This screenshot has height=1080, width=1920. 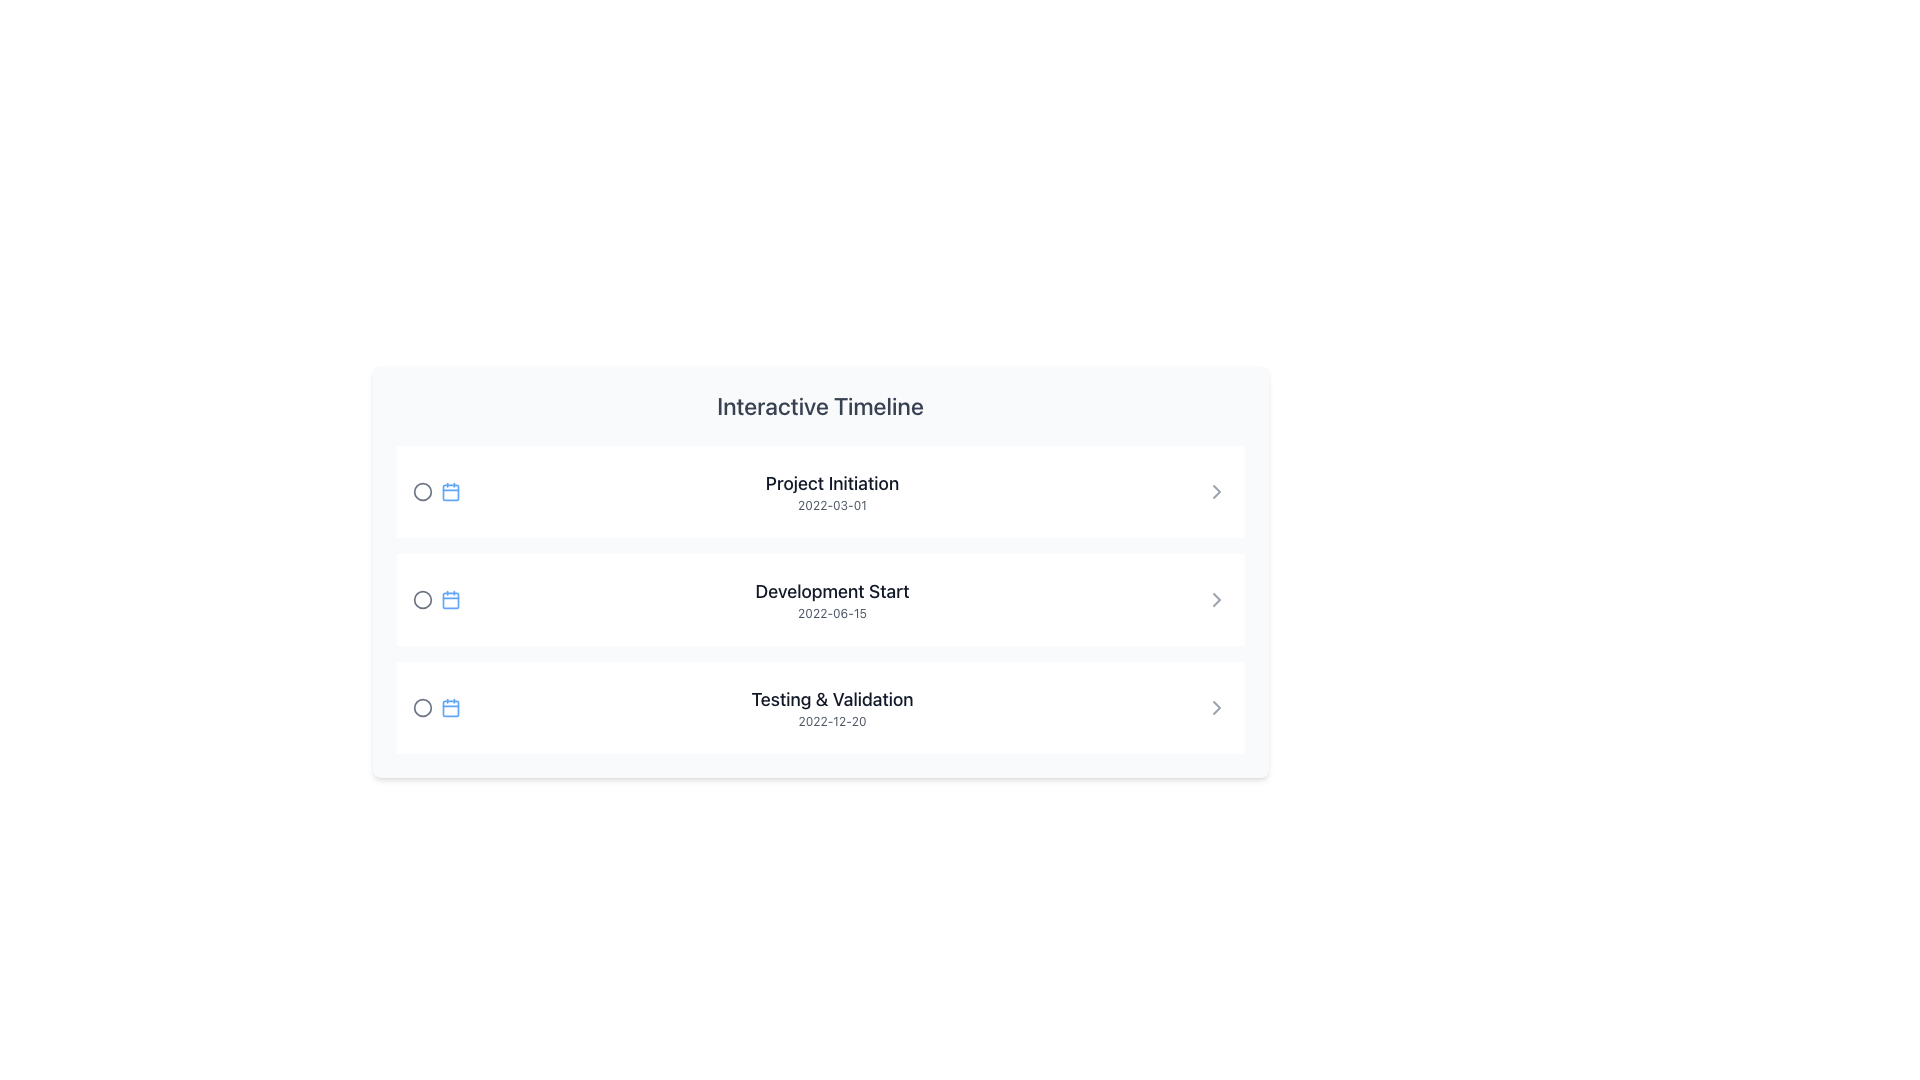 What do you see at coordinates (832, 504) in the screenshot?
I see `the text label displaying '2022-03-01' located under the heading 'Project Initiation' in a vertical list of events` at bounding box center [832, 504].